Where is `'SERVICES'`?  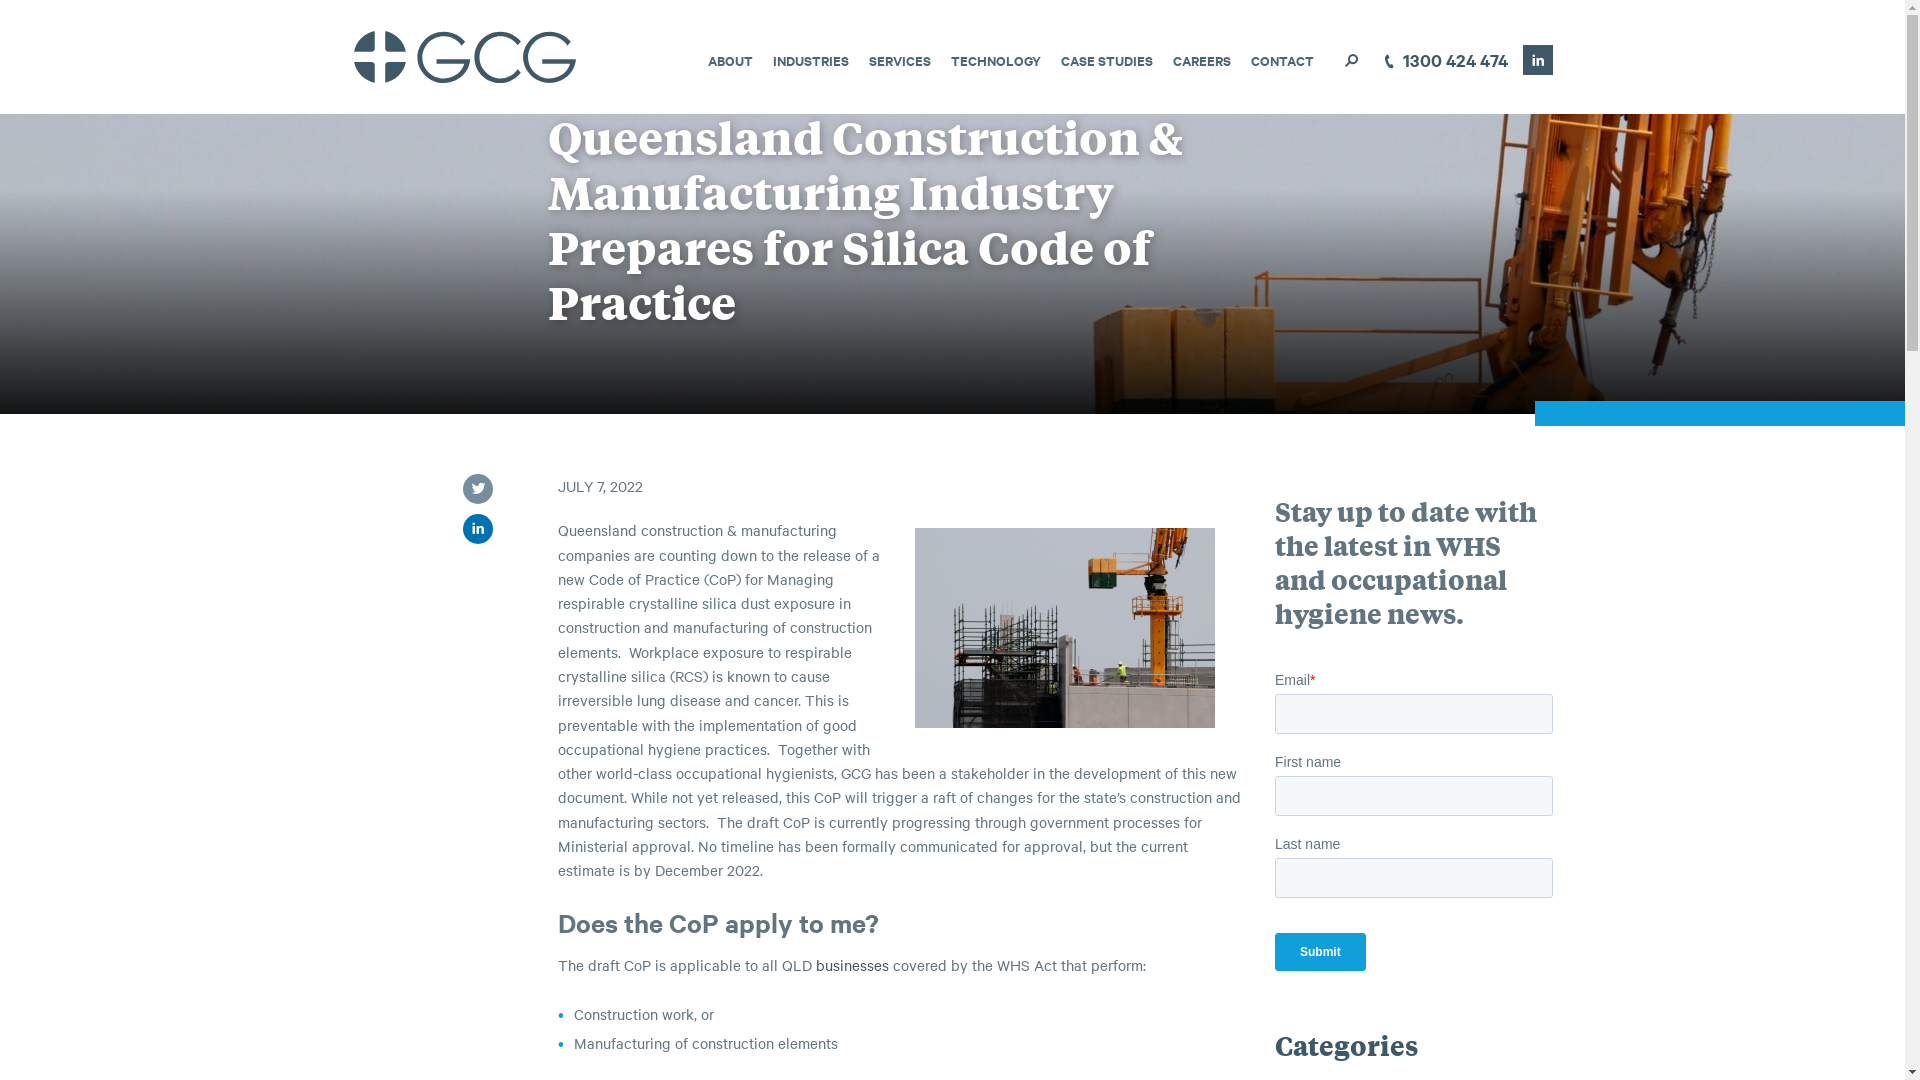
'SERVICES' is located at coordinates (897, 59).